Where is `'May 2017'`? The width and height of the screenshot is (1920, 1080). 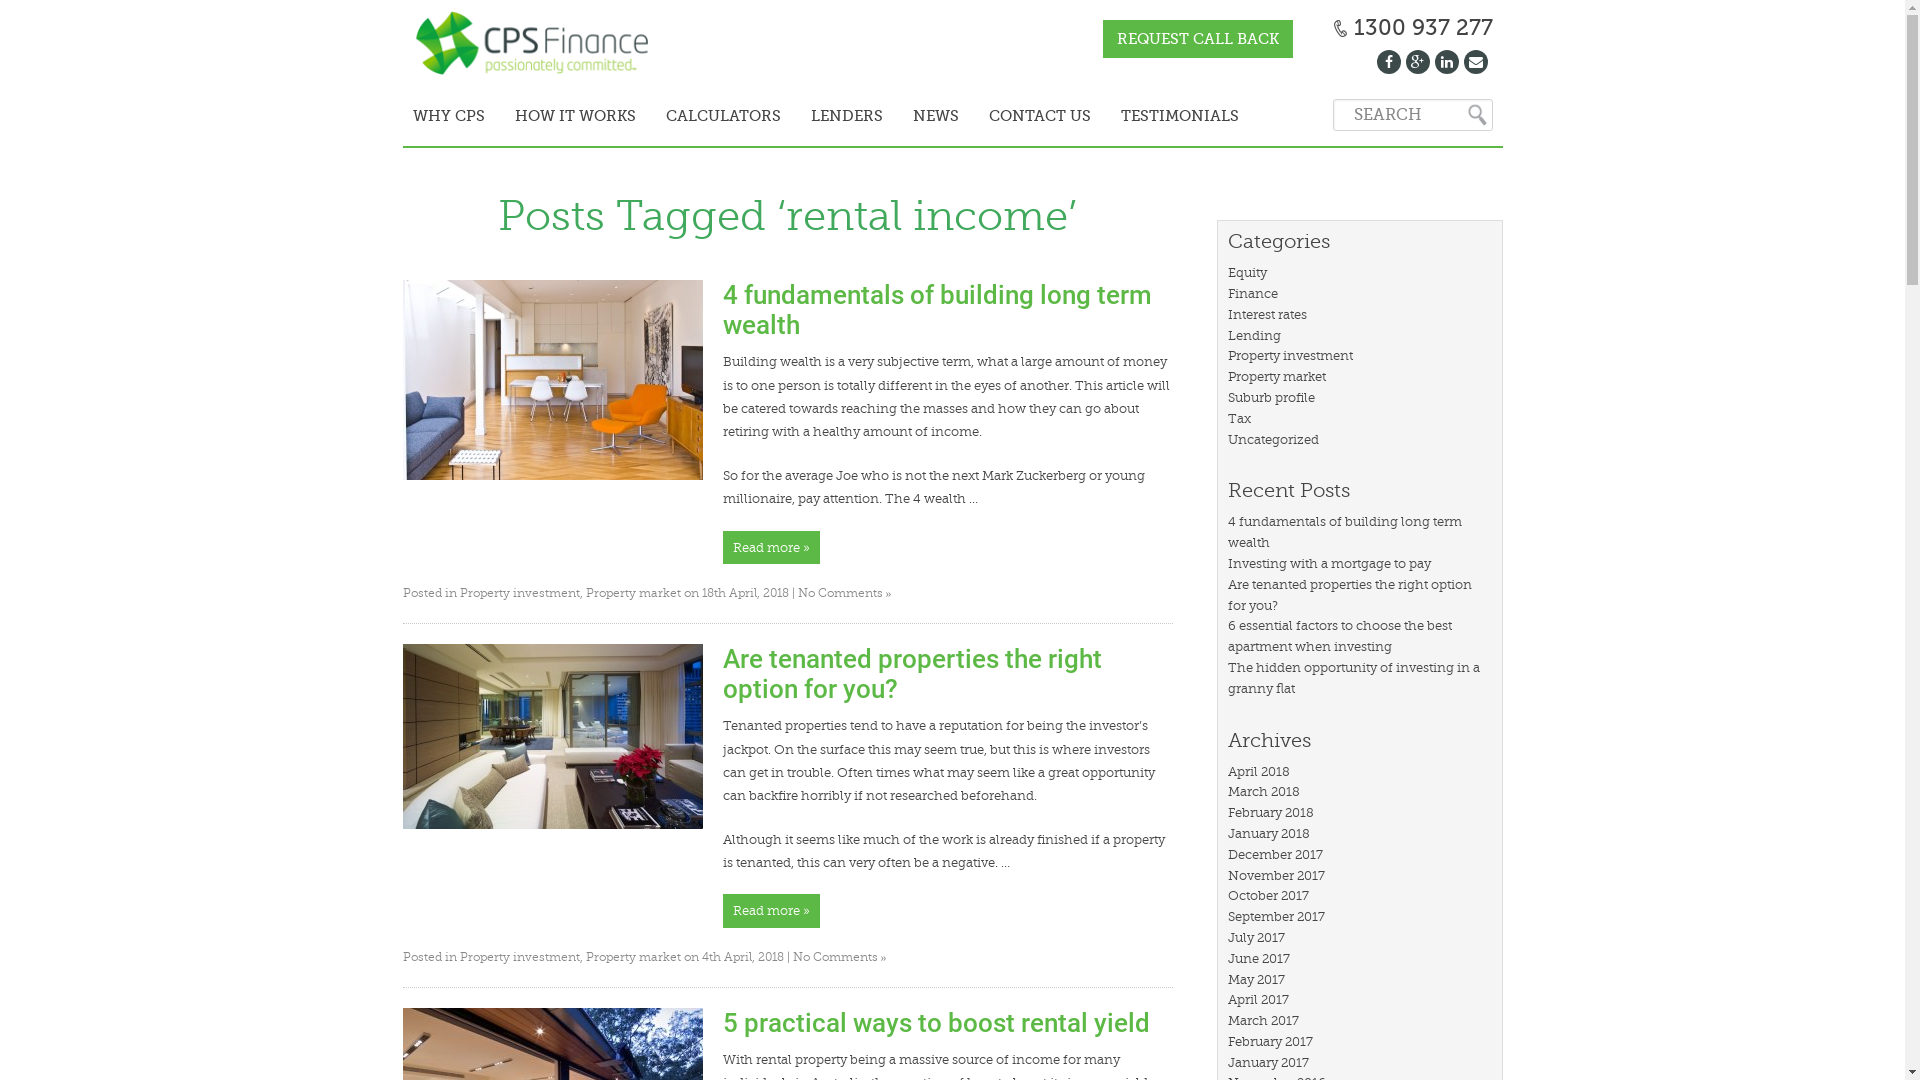
'May 2017' is located at coordinates (1255, 978).